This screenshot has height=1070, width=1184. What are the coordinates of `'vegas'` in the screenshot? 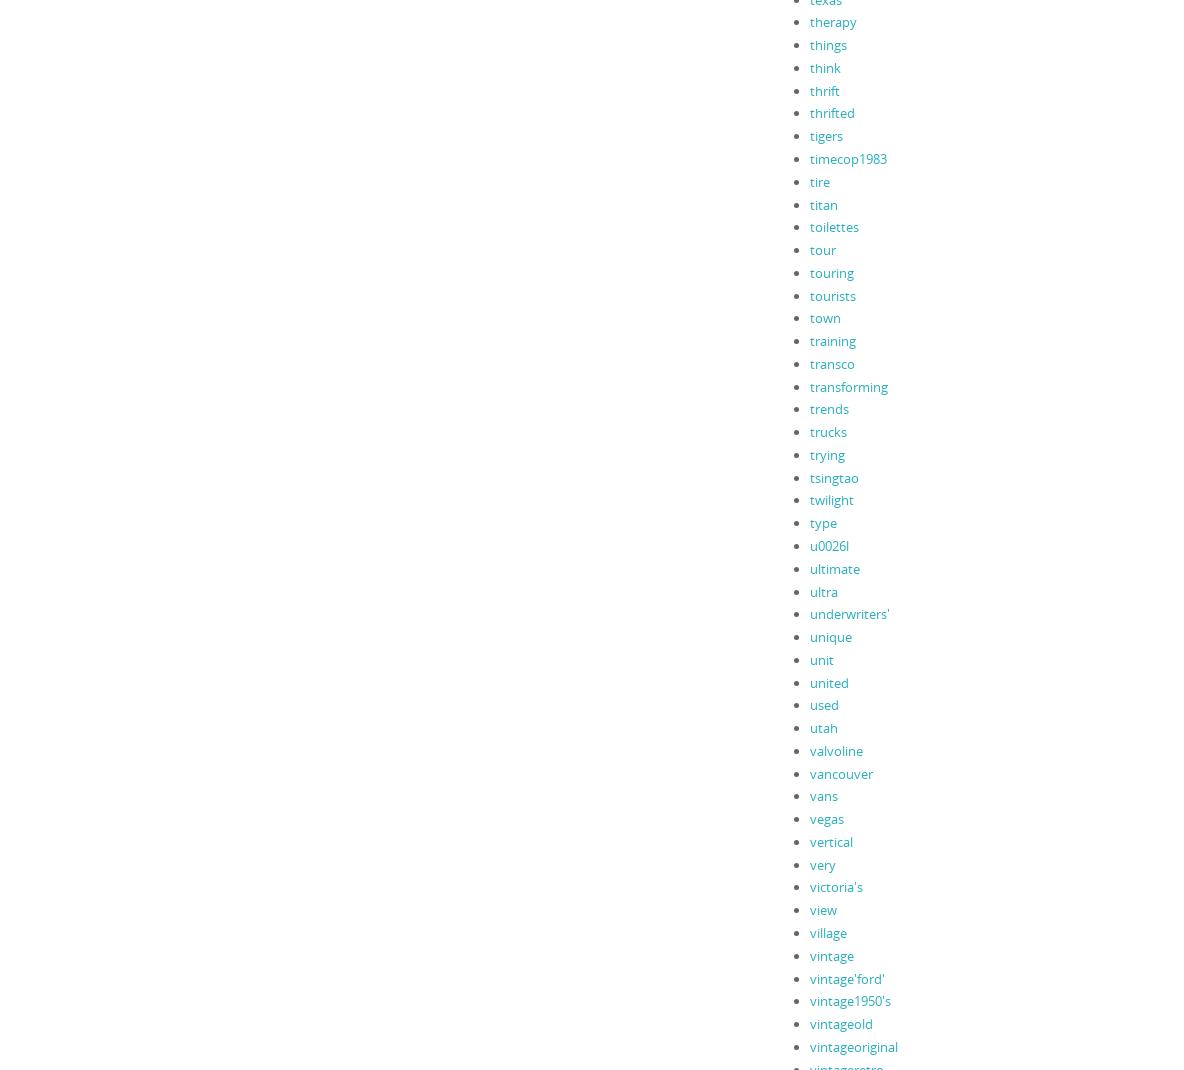 It's located at (825, 818).